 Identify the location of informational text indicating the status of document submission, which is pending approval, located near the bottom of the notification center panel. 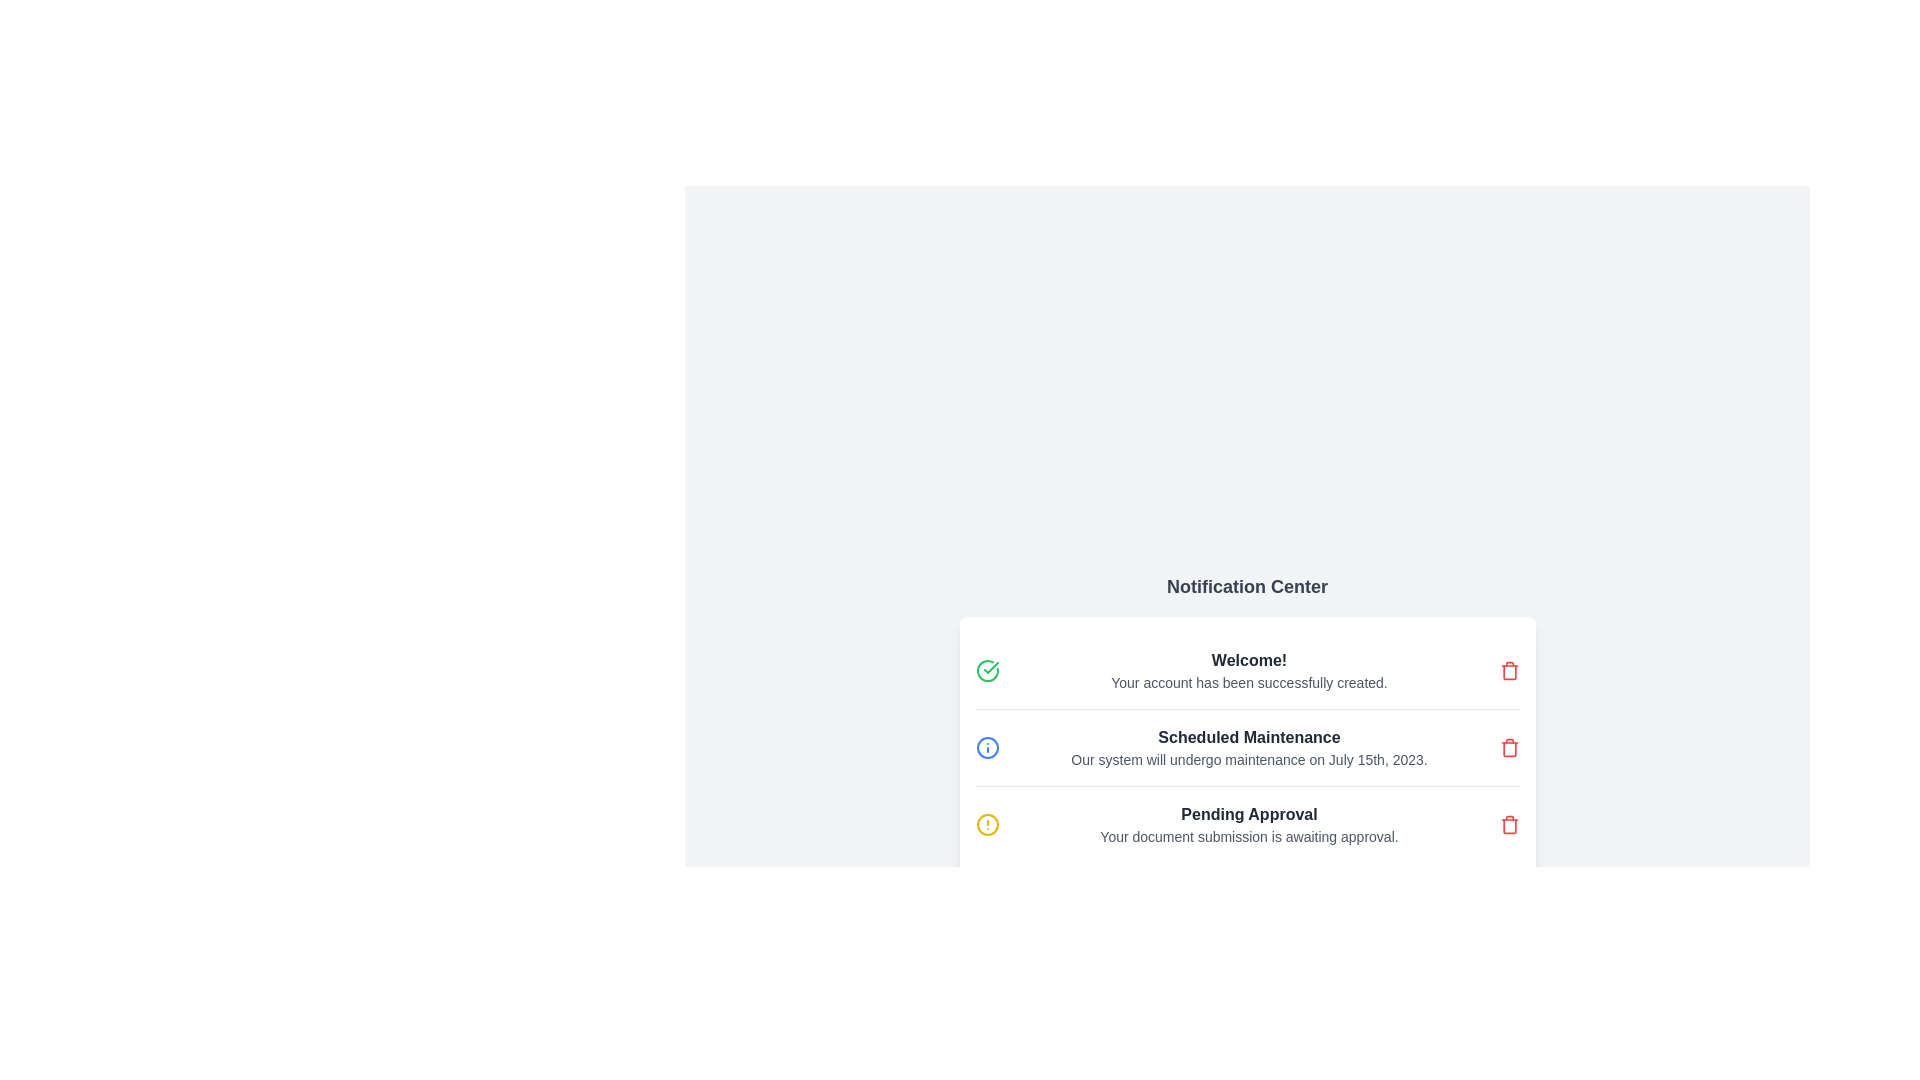
(1248, 837).